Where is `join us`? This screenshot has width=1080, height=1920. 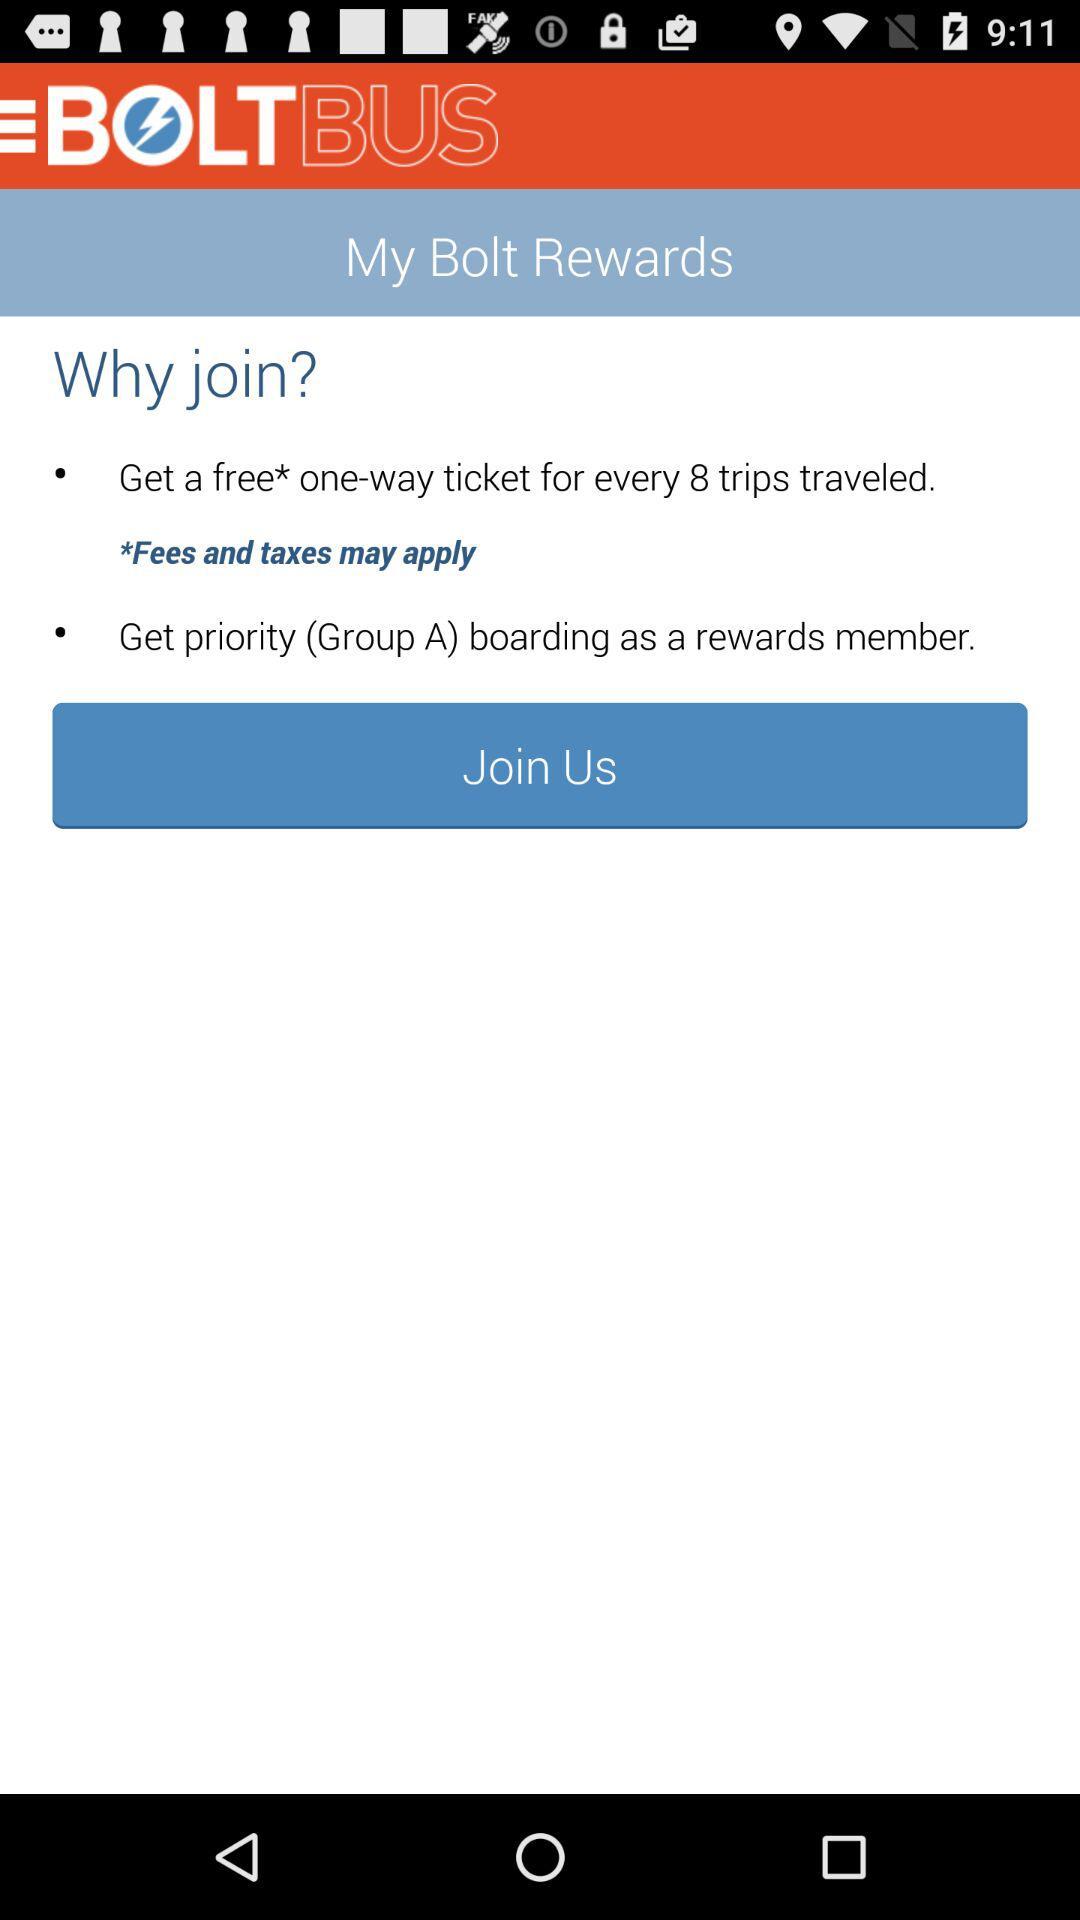
join us is located at coordinates (540, 764).